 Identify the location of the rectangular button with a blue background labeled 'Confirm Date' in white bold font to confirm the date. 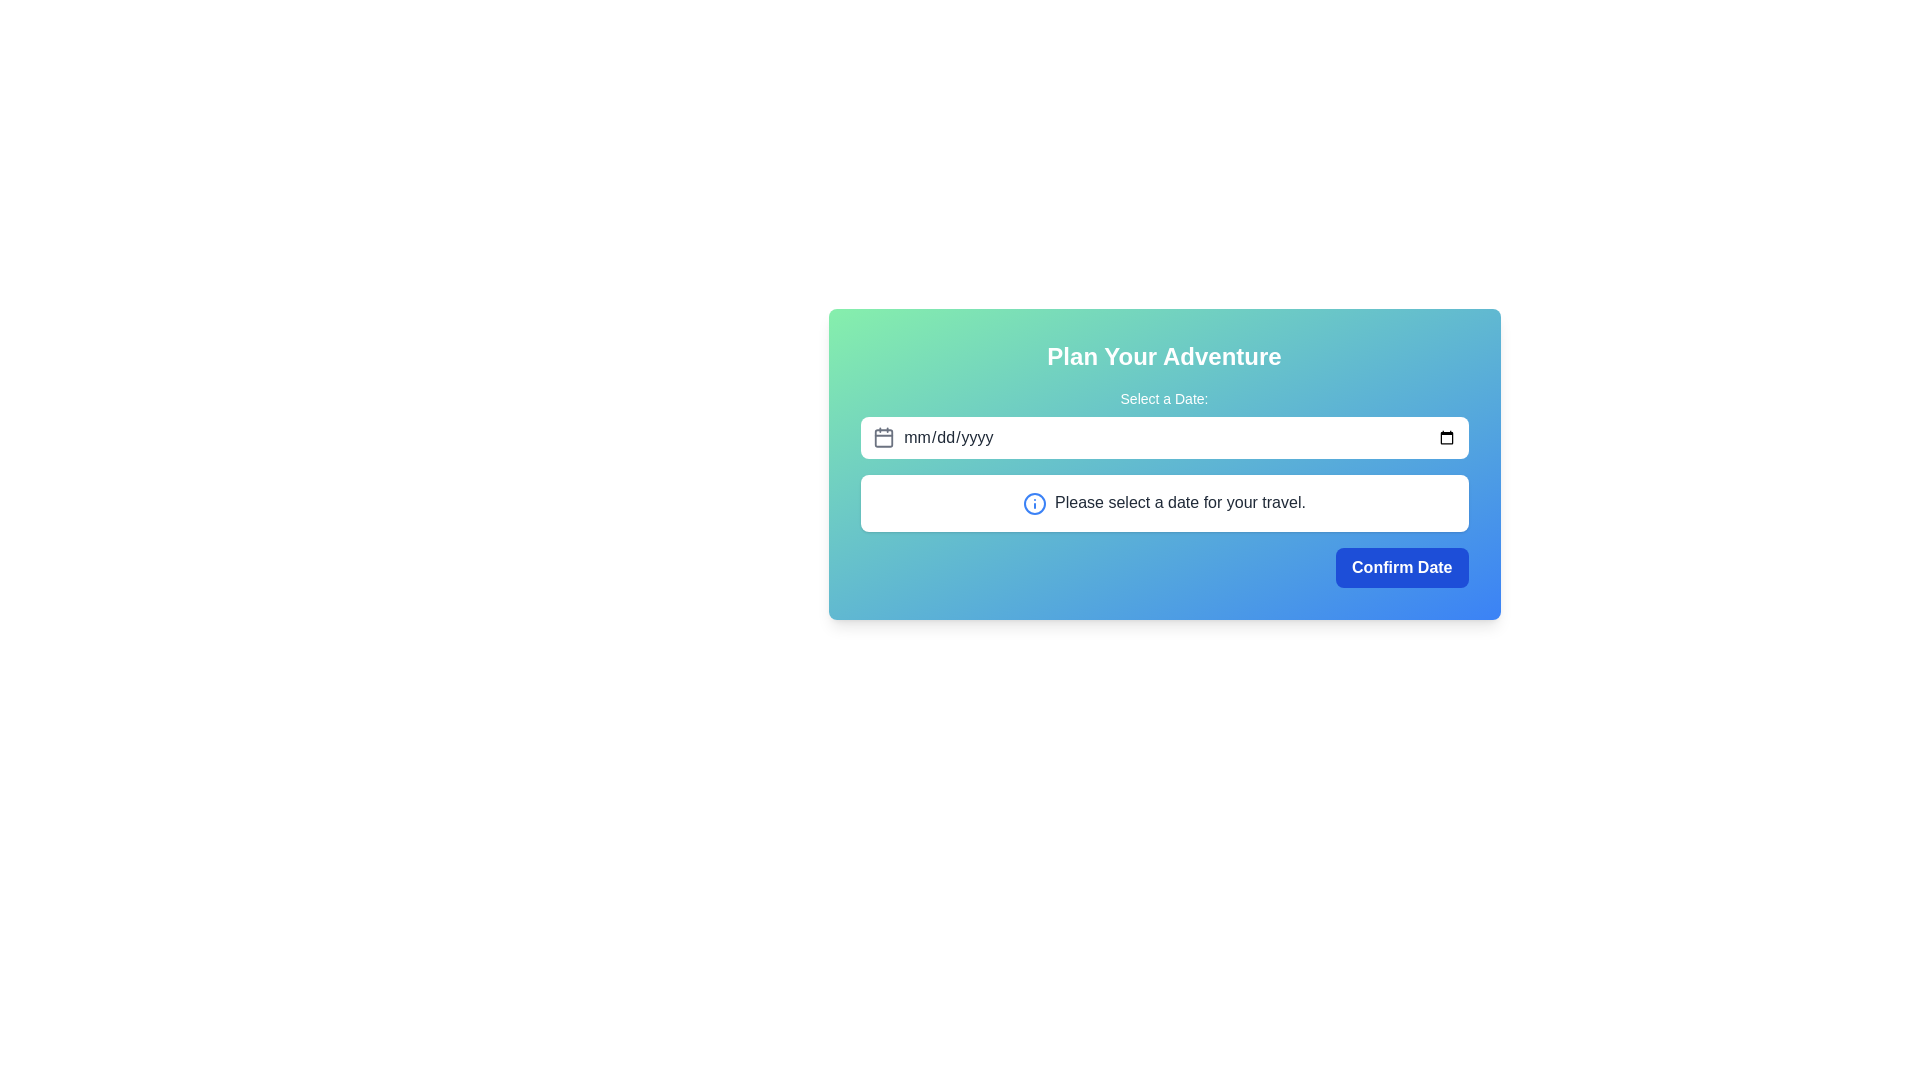
(1401, 567).